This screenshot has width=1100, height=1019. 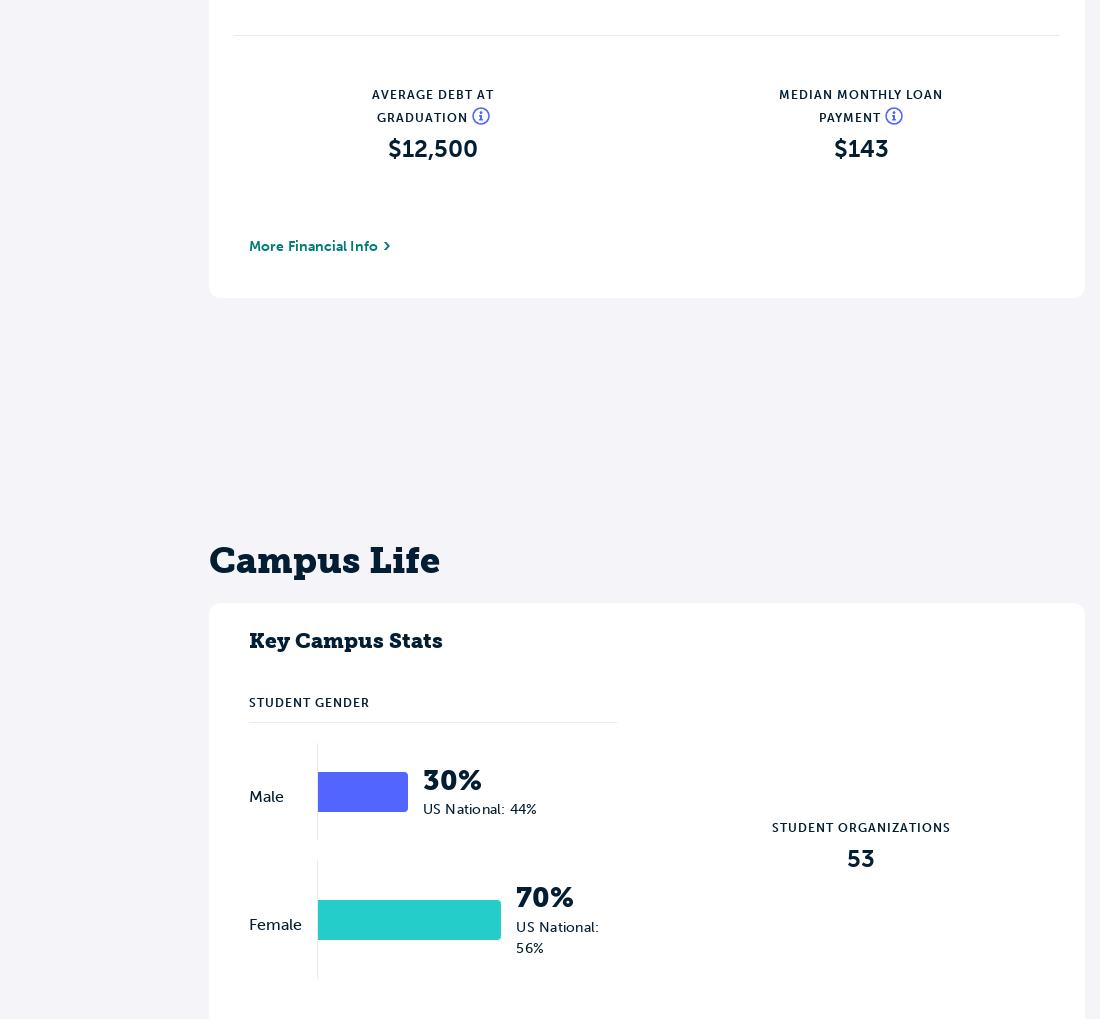 I want to click on 'US National: 56%', so click(x=556, y=935).